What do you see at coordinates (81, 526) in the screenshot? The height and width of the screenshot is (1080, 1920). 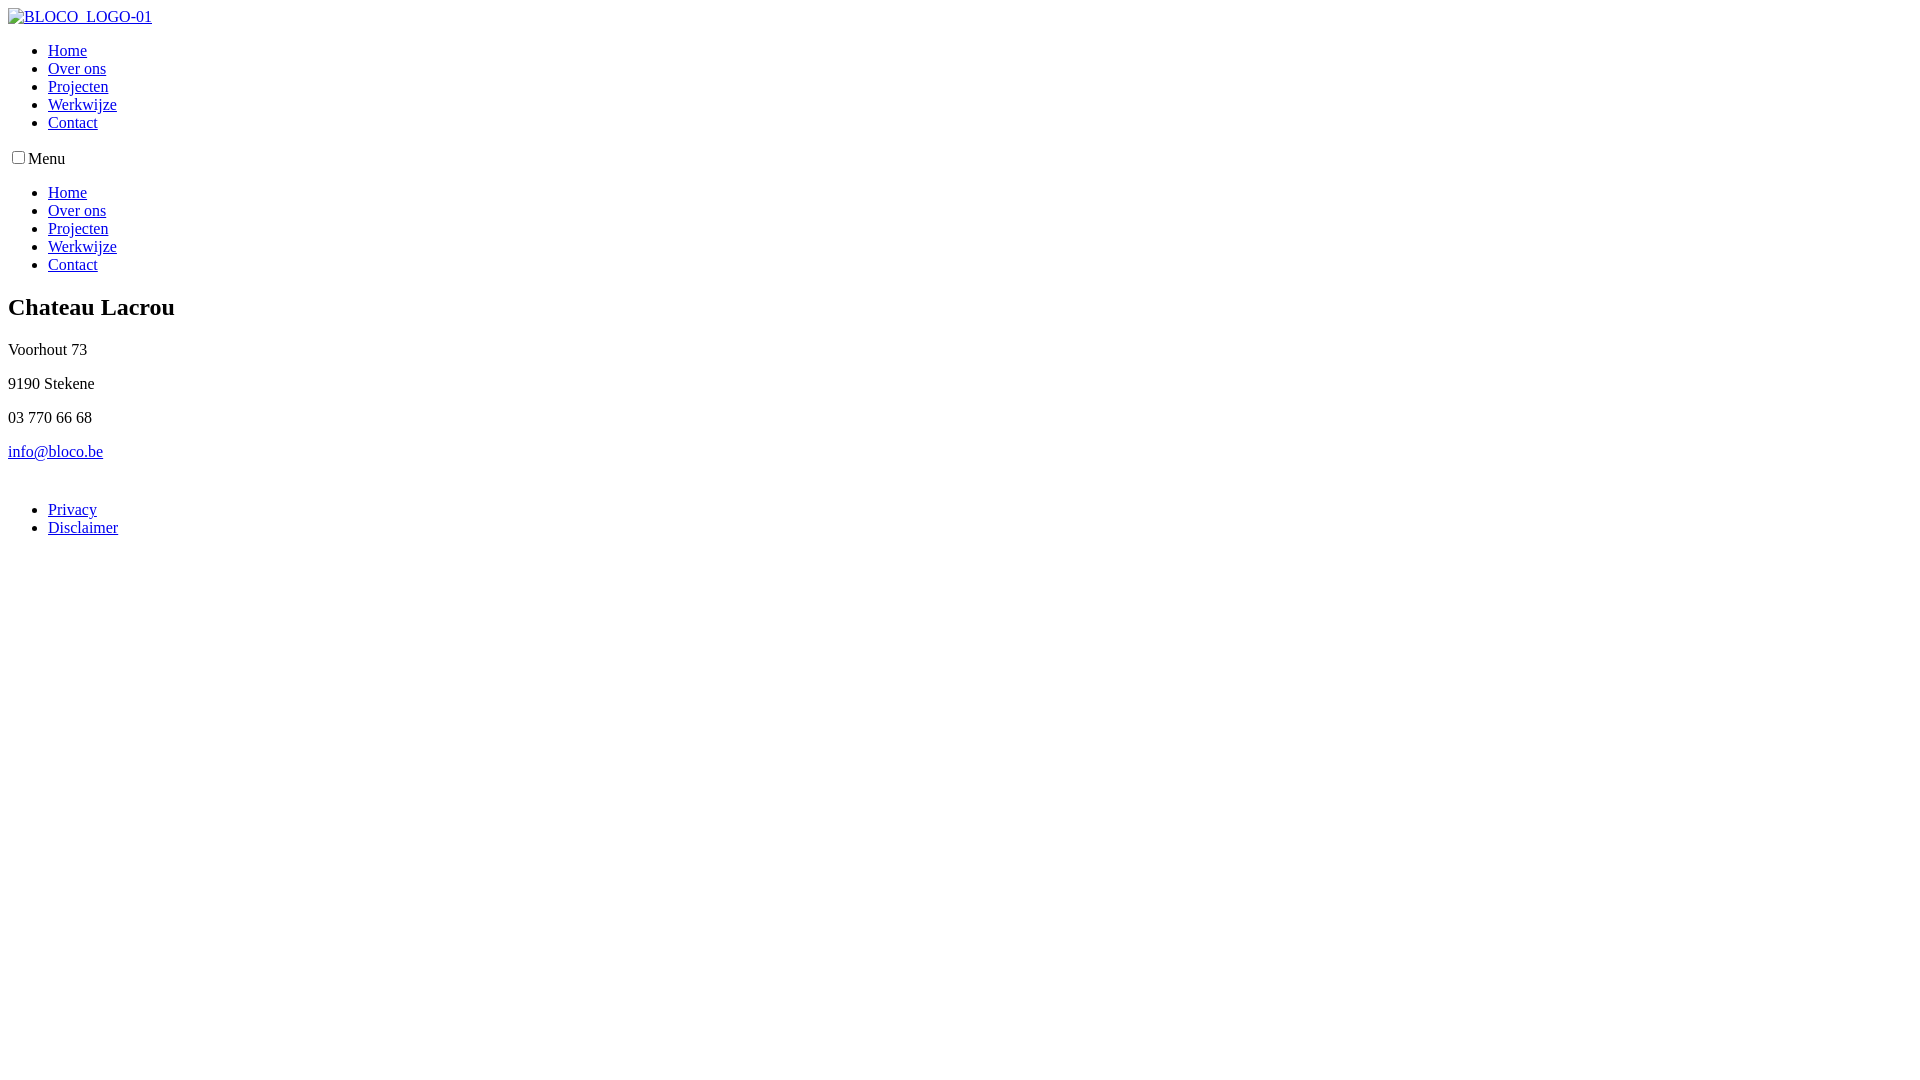 I see `'Disclaimer'` at bounding box center [81, 526].